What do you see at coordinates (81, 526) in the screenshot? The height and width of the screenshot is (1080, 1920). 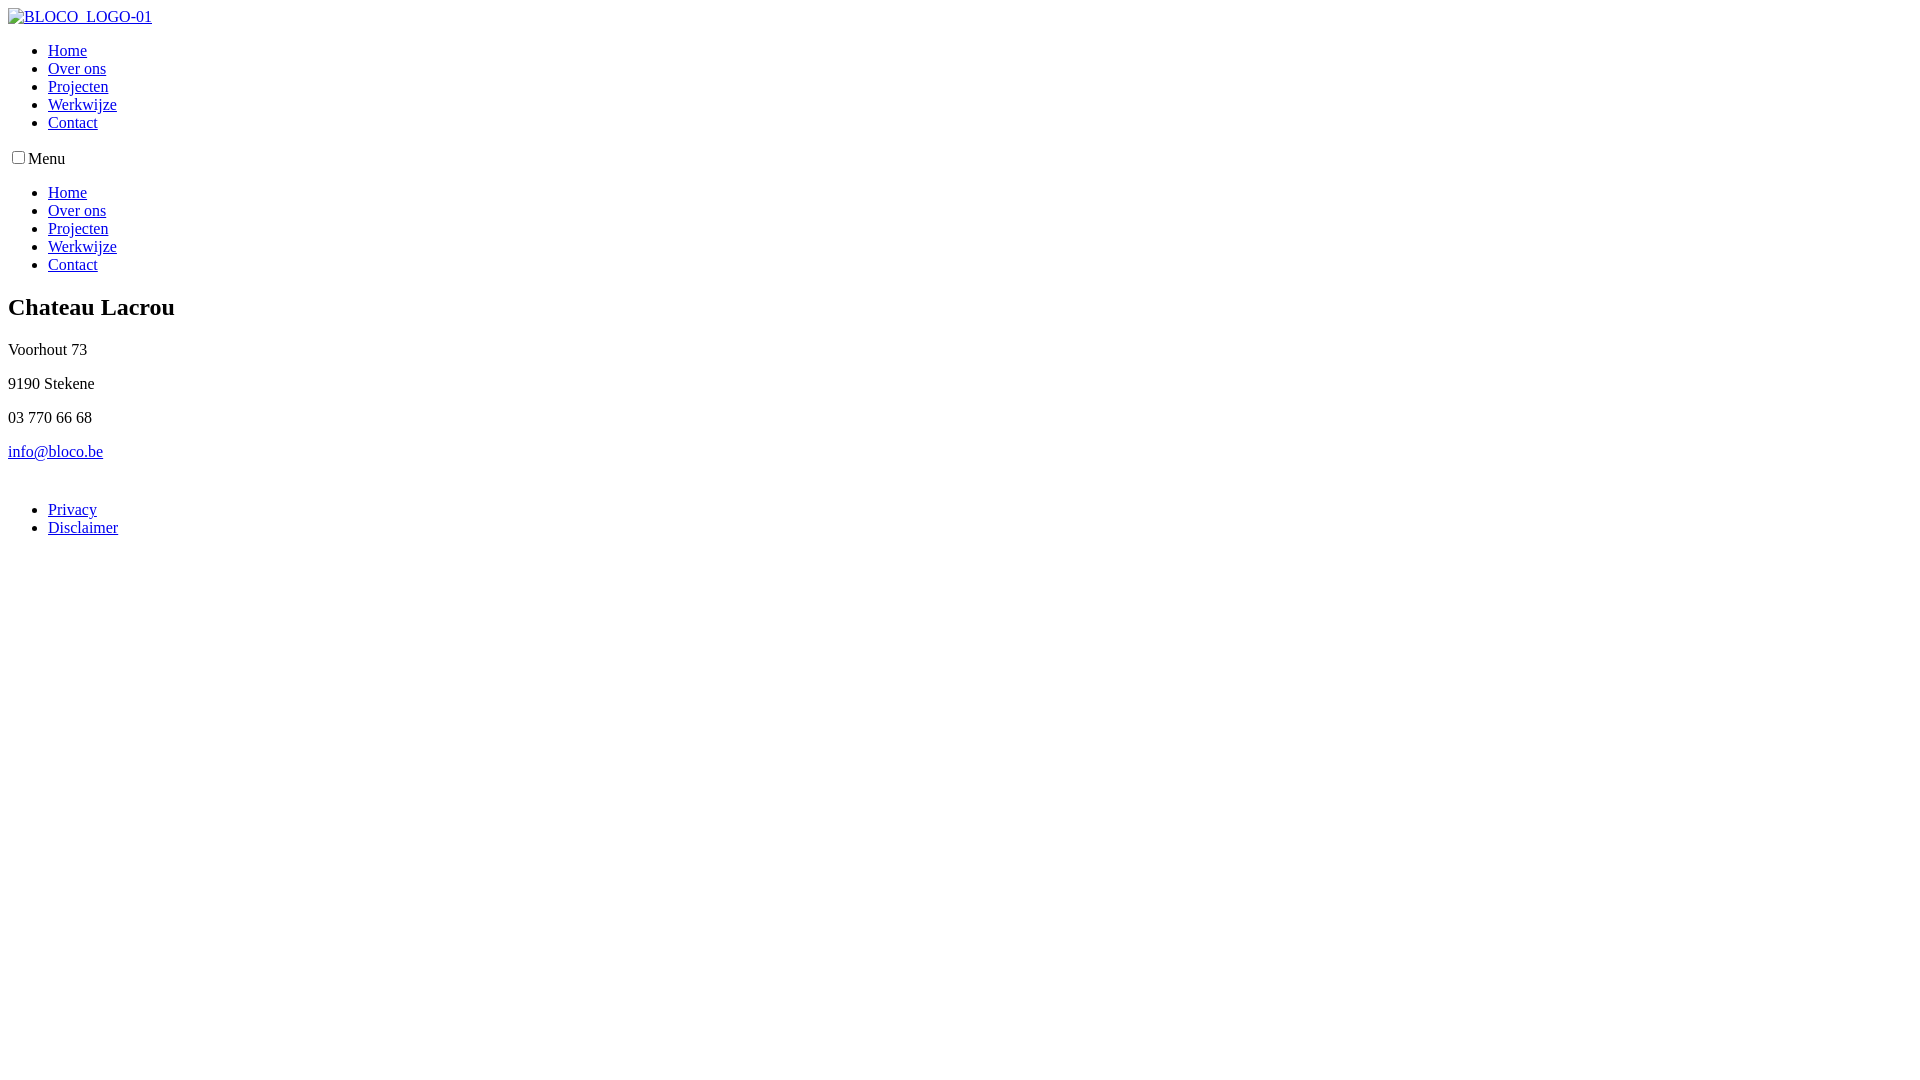 I see `'Disclaimer'` at bounding box center [81, 526].